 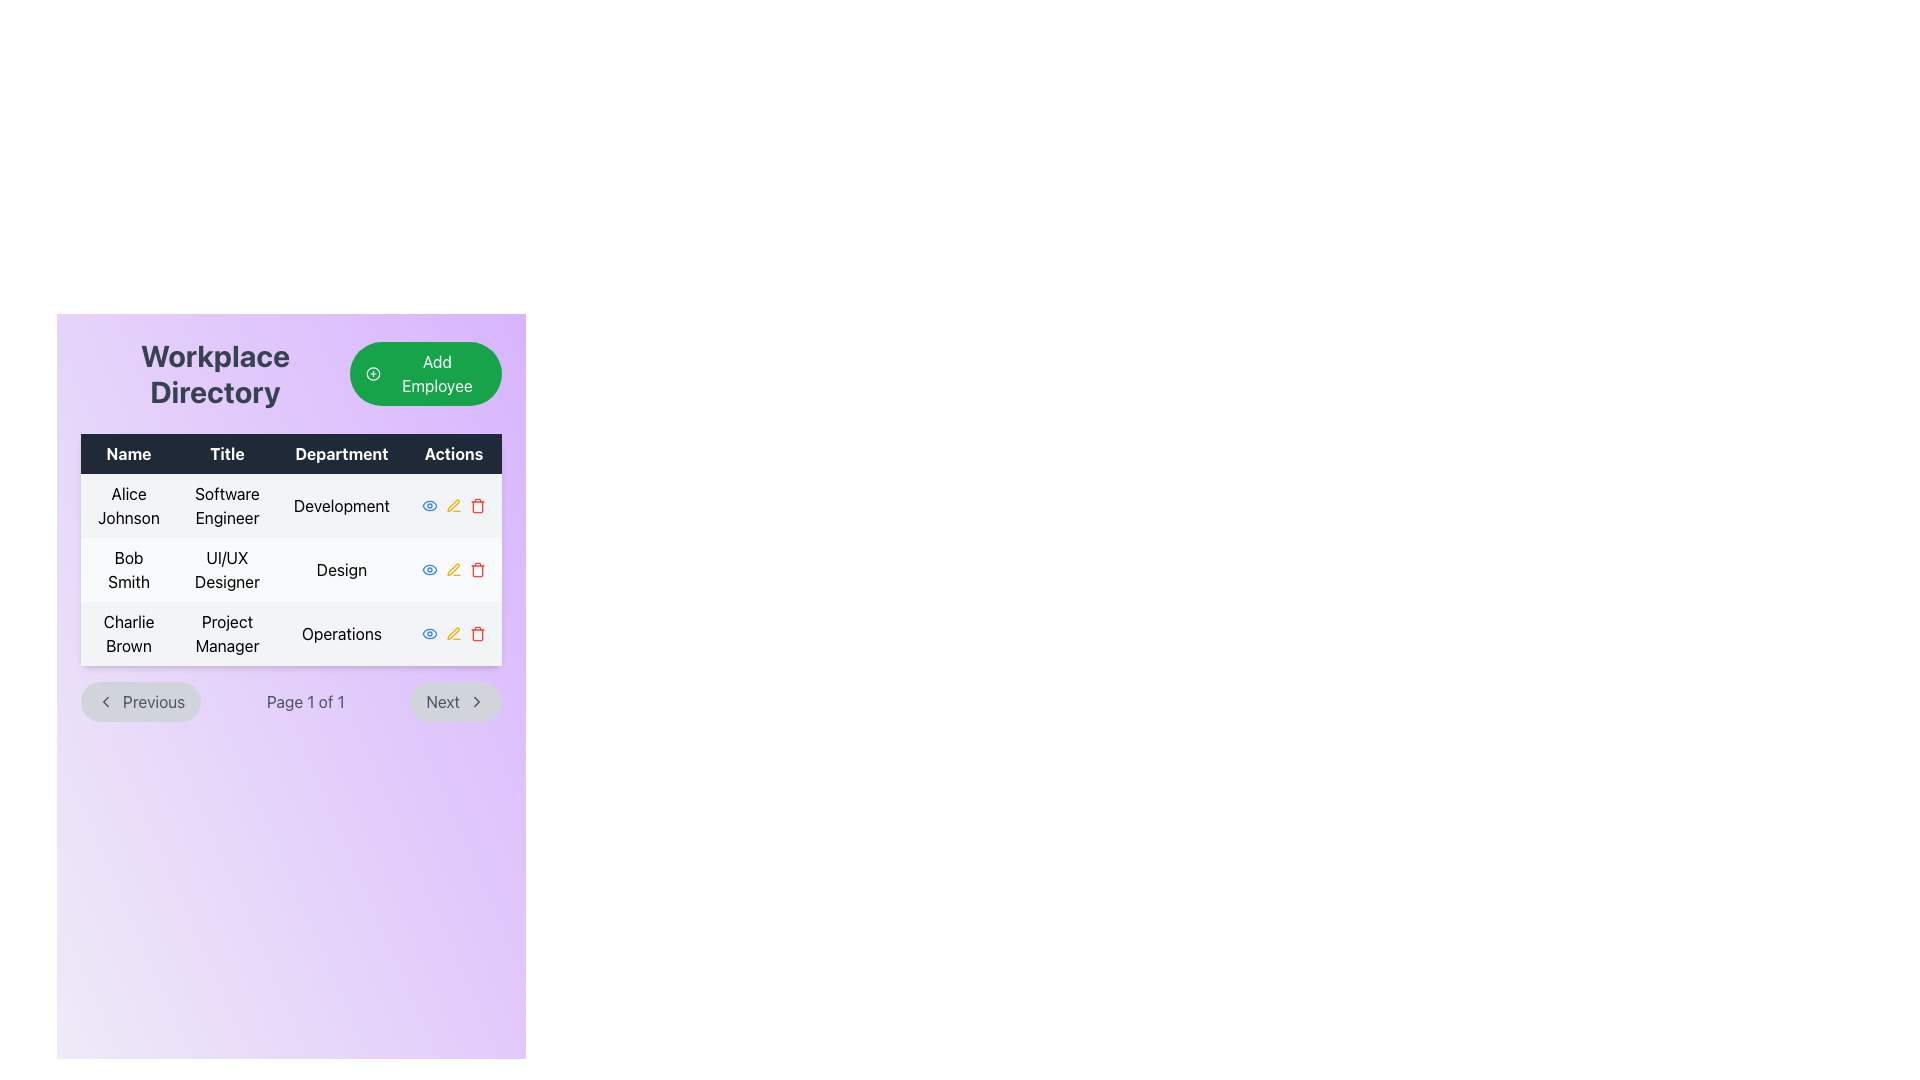 What do you see at coordinates (452, 570) in the screenshot?
I see `the edit button icon for 'Bob Smith' in the second row of the table` at bounding box center [452, 570].